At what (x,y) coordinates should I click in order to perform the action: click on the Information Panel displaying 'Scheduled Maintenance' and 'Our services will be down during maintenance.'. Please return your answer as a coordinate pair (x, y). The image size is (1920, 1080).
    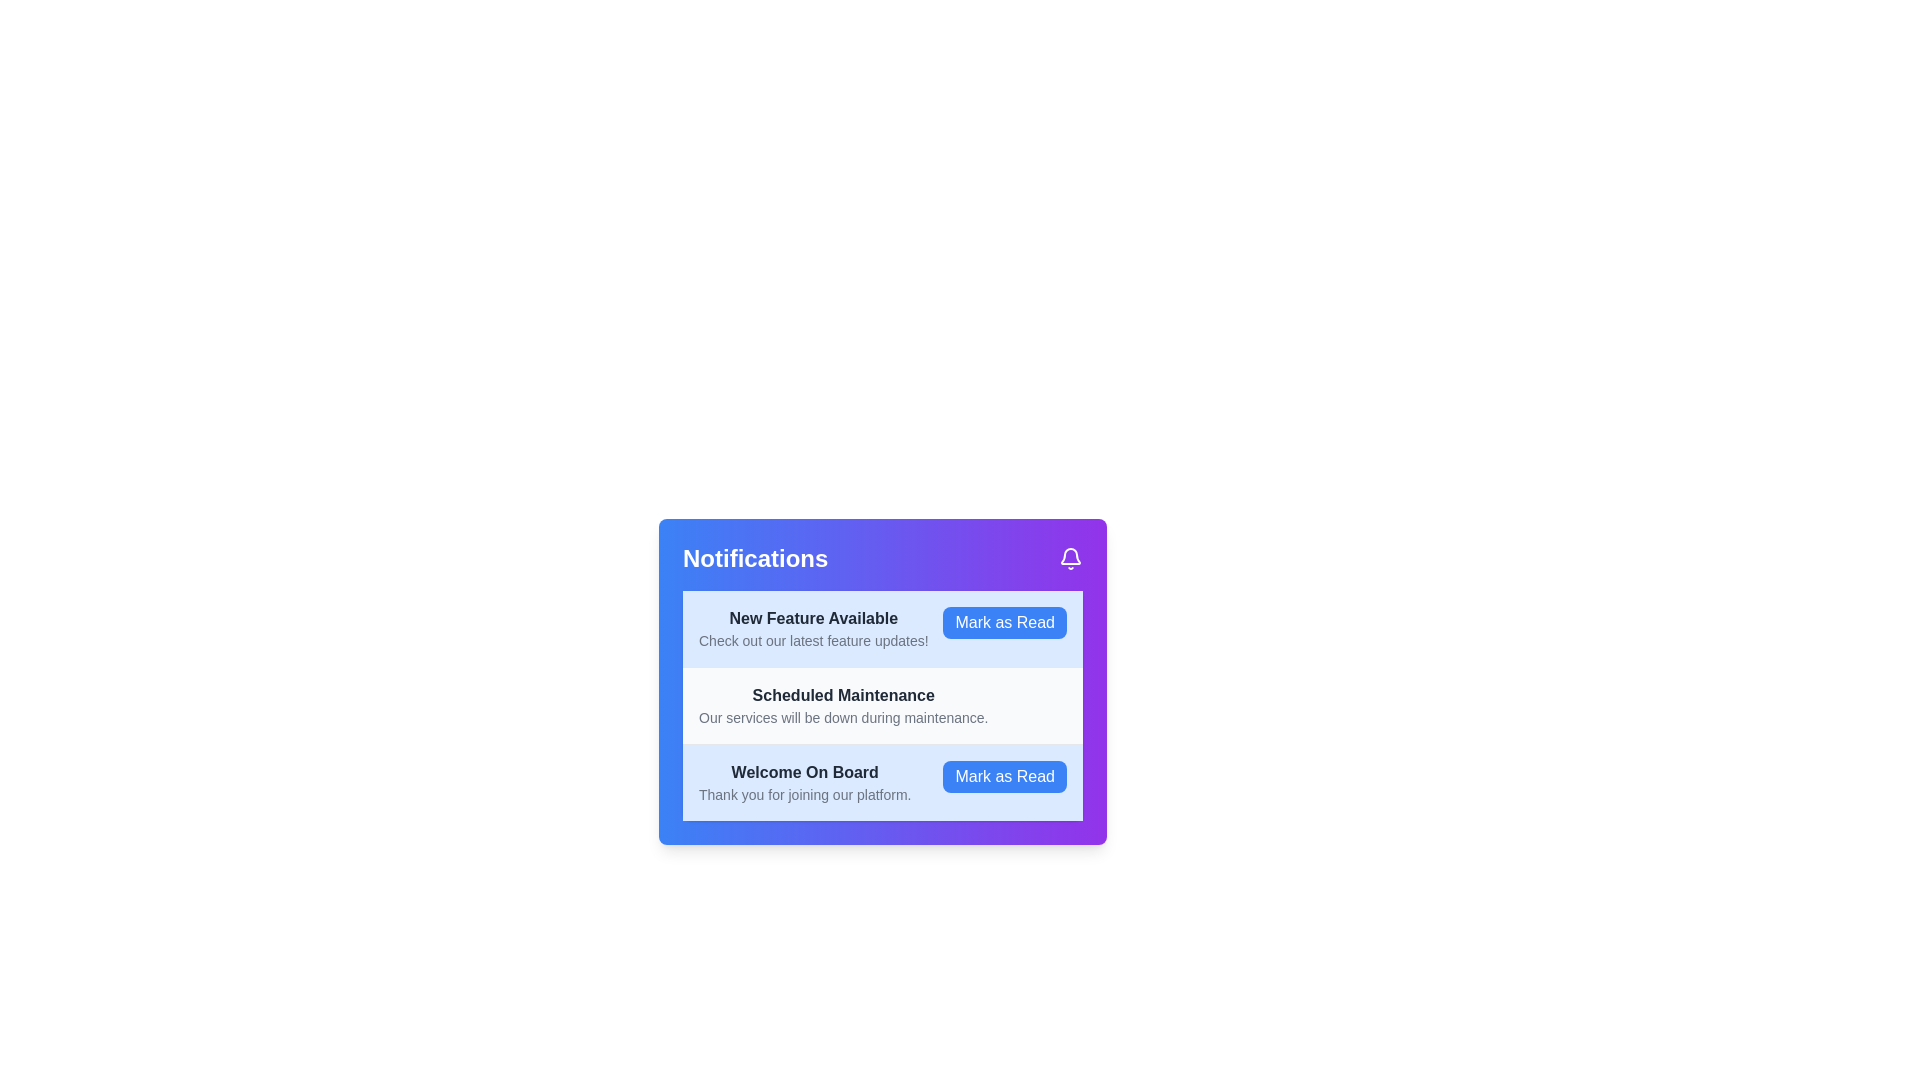
    Looking at the image, I should click on (843, 704).